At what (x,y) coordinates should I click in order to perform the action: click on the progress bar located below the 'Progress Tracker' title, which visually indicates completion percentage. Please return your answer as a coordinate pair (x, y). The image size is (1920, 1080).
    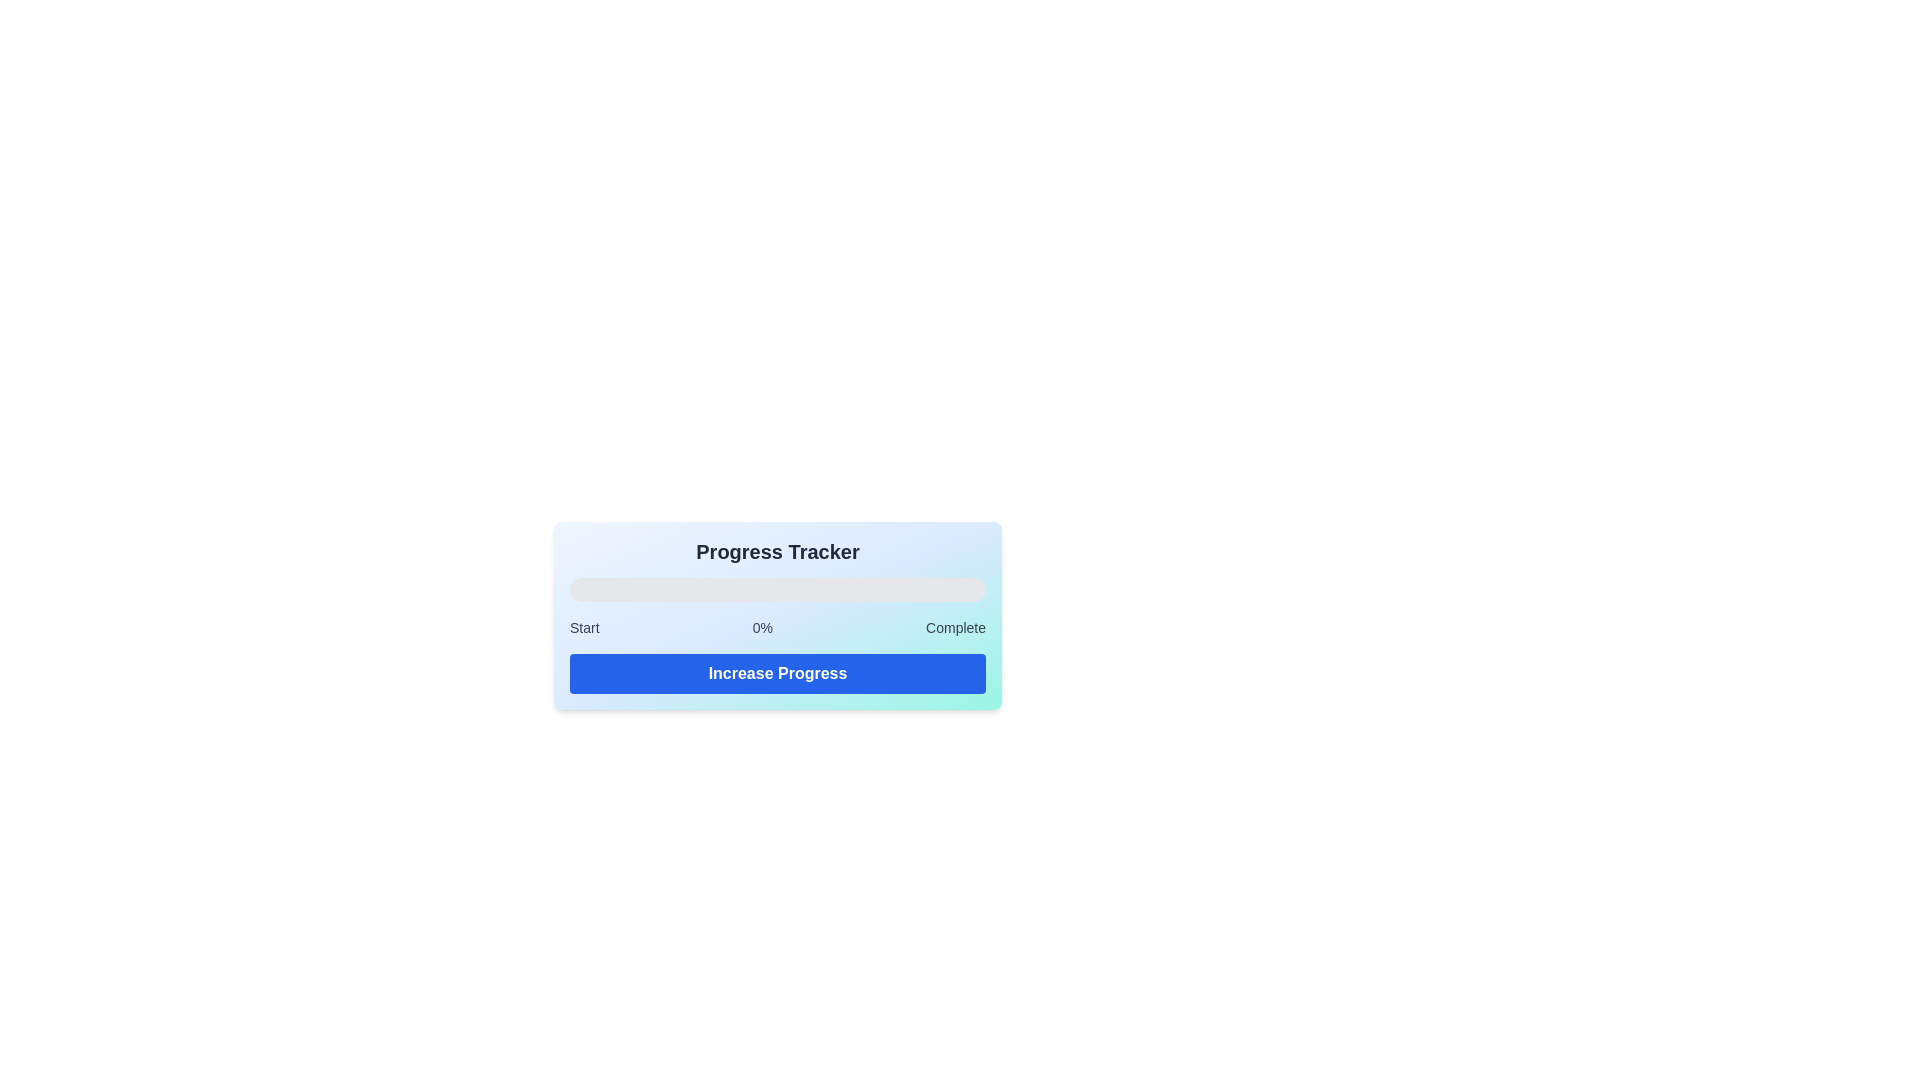
    Looking at the image, I should click on (776, 589).